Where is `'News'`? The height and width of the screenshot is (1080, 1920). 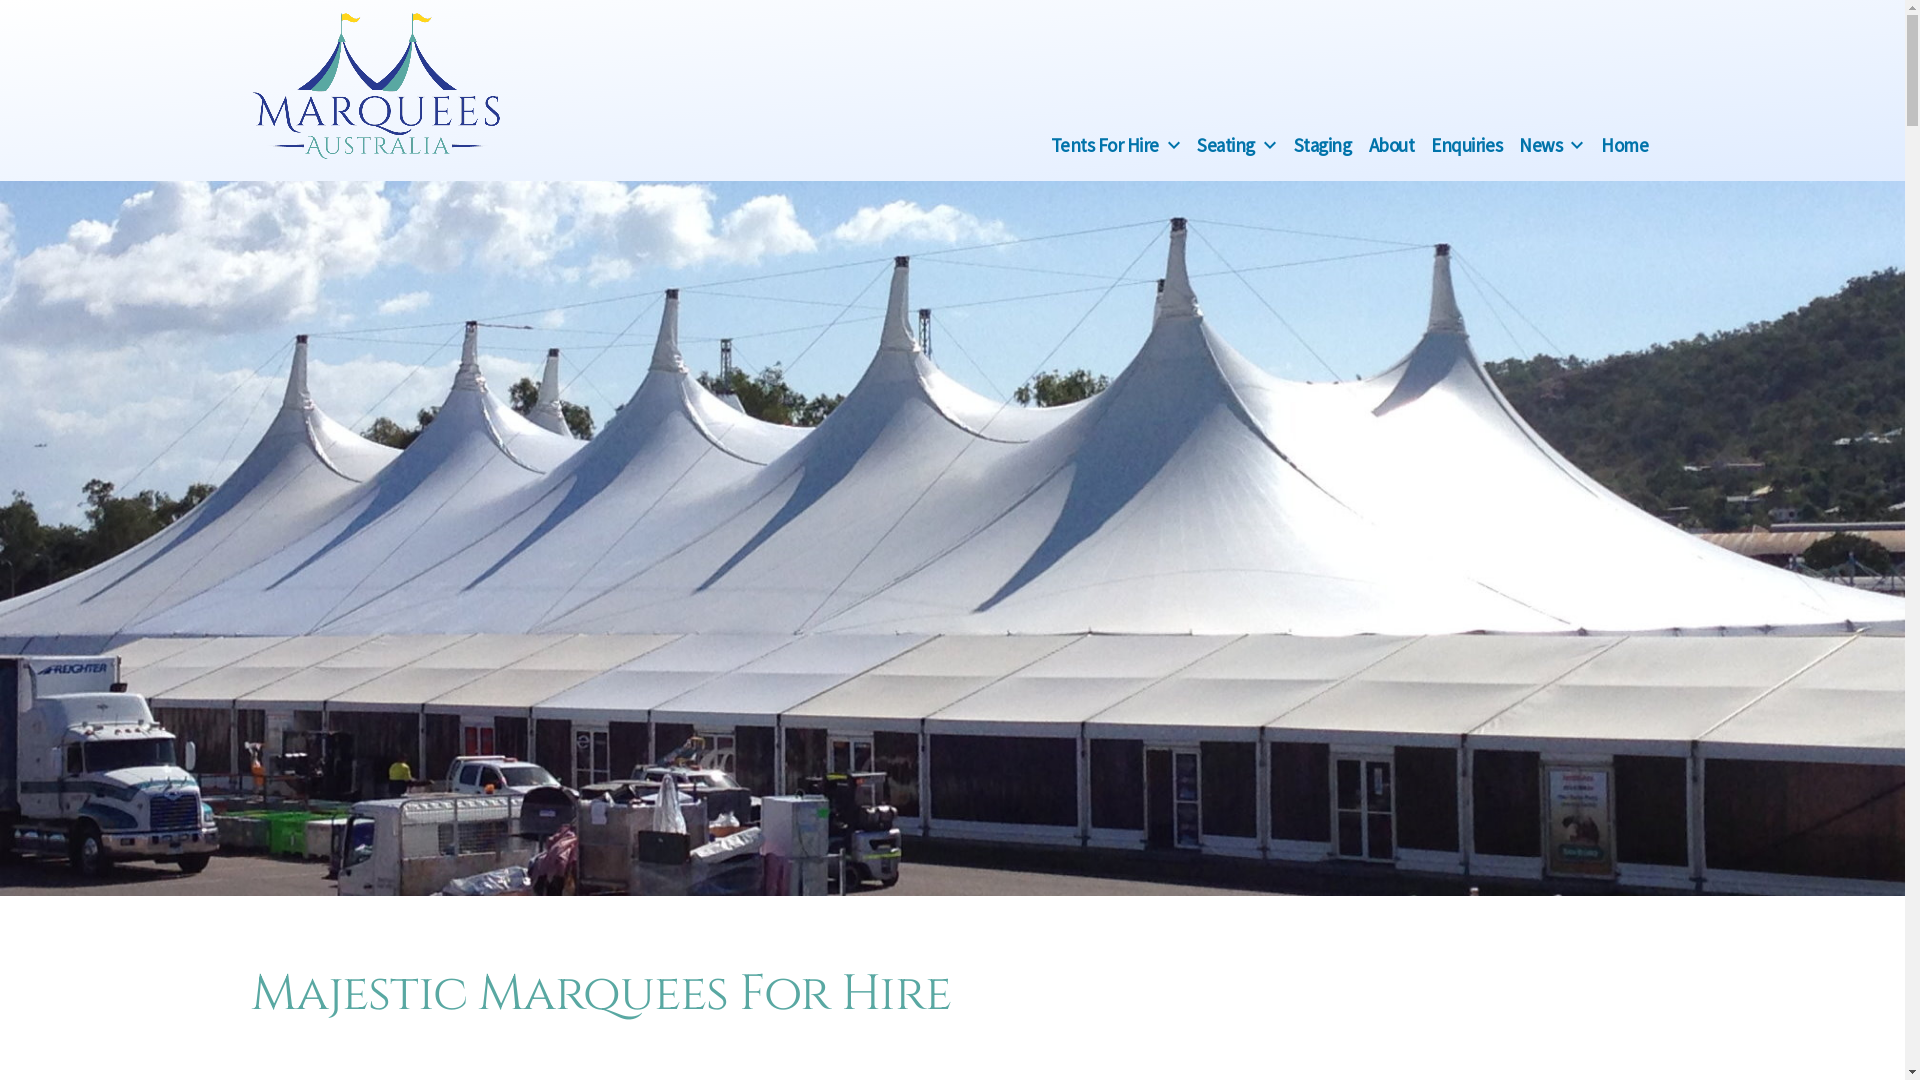
'News' is located at coordinates (1539, 142).